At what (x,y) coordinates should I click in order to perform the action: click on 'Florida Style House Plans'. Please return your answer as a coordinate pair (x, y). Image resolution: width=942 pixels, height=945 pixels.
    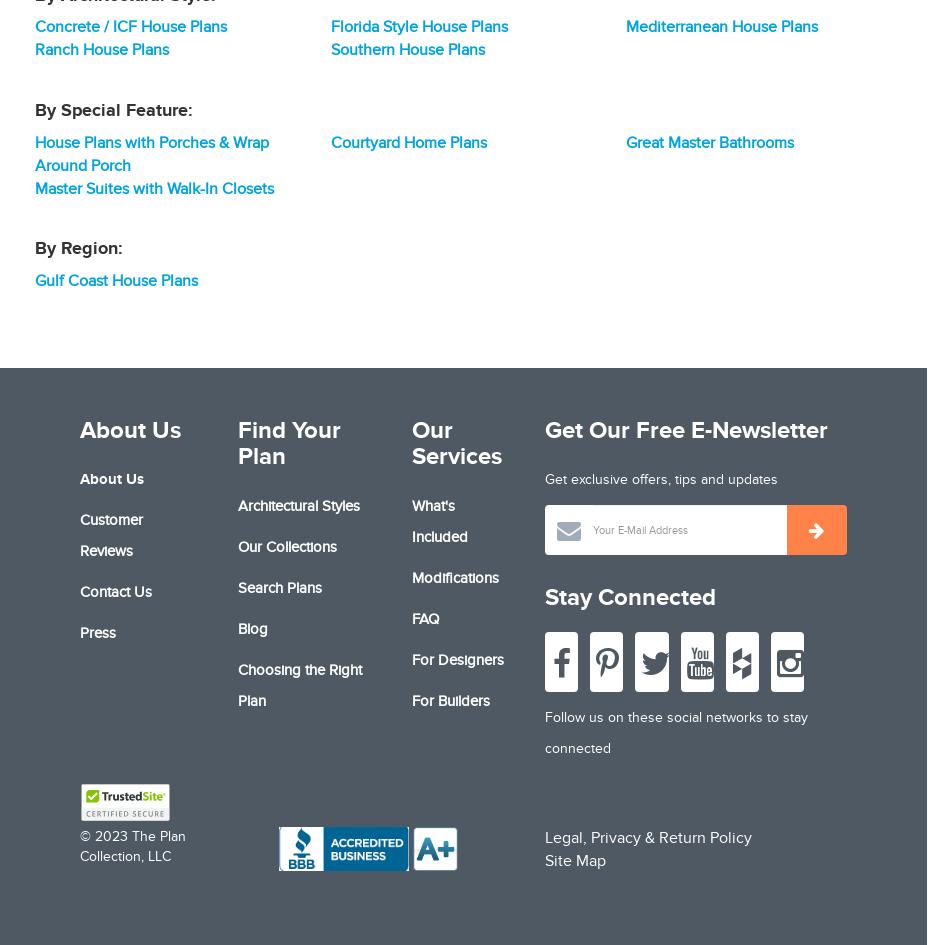
    Looking at the image, I should click on (329, 27).